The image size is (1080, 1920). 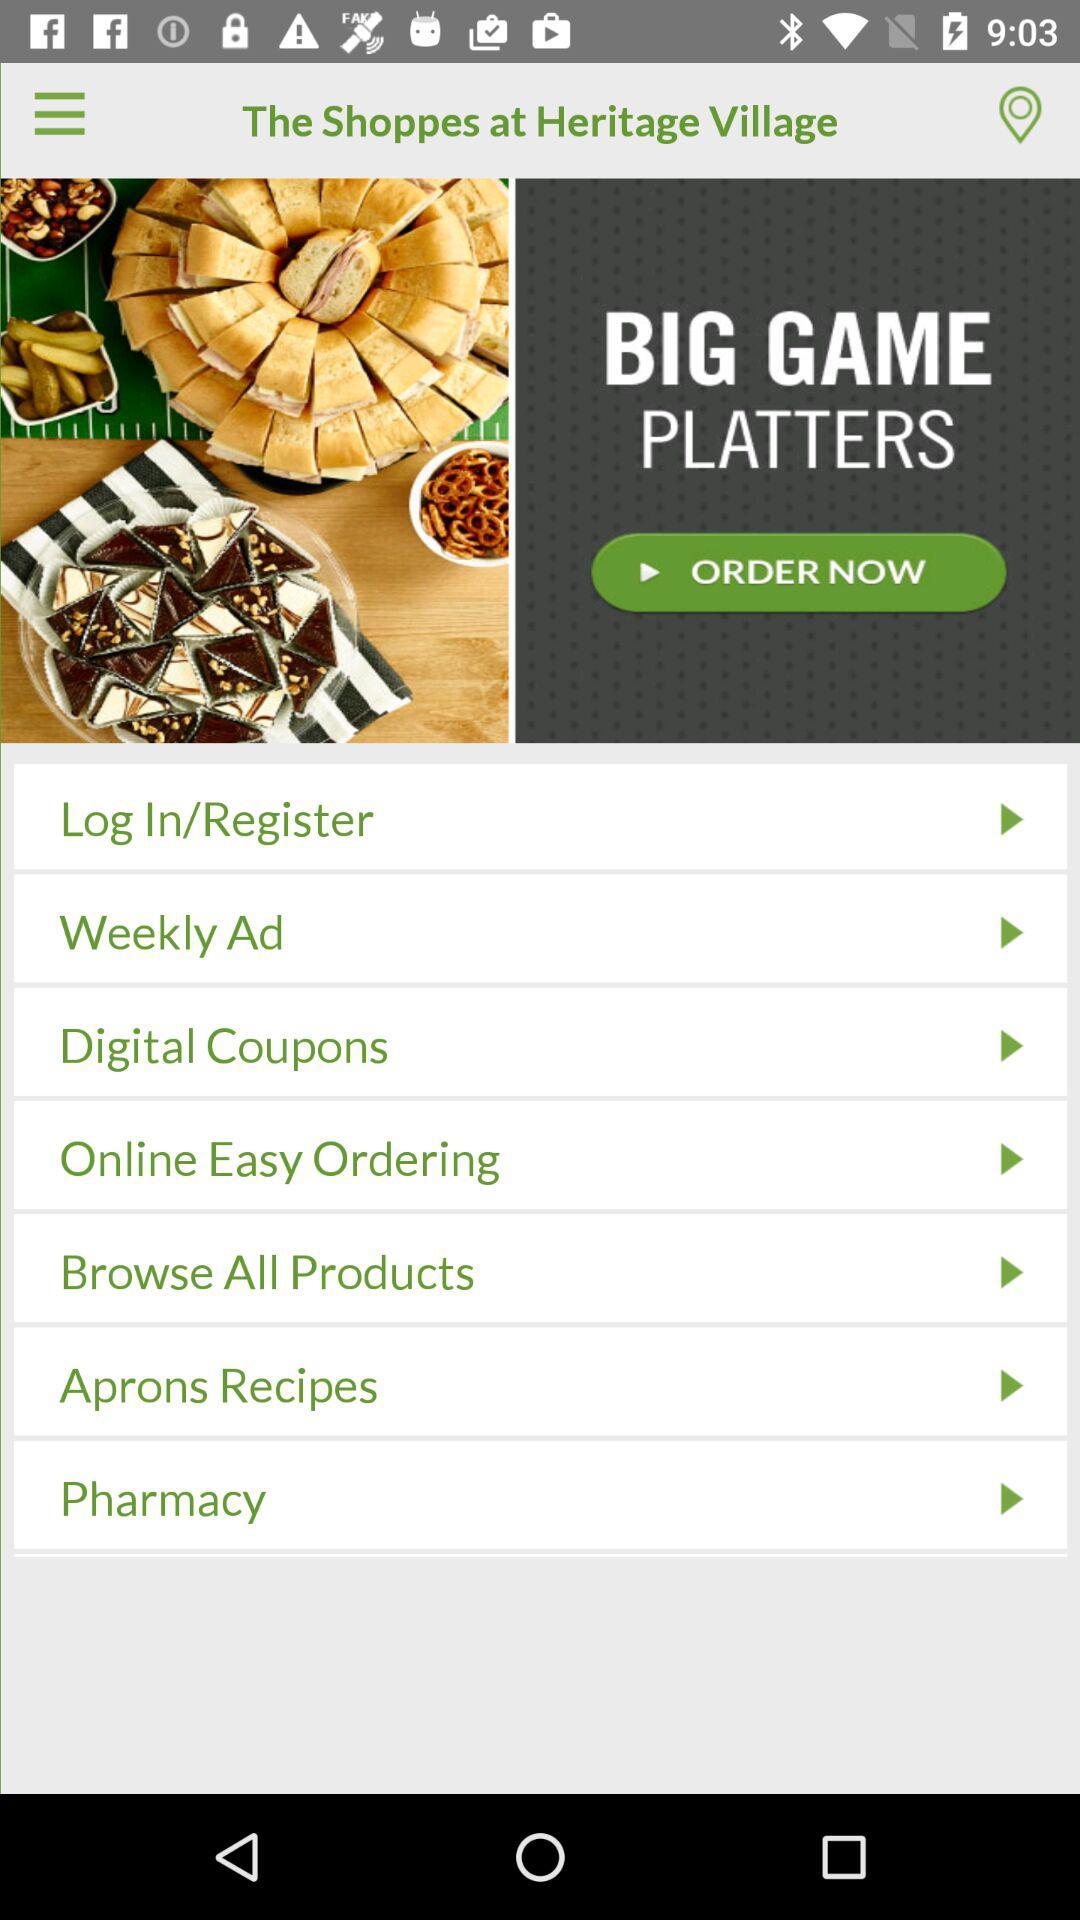 What do you see at coordinates (1011, 931) in the screenshot?
I see `the green arrow beside weekly ad` at bounding box center [1011, 931].